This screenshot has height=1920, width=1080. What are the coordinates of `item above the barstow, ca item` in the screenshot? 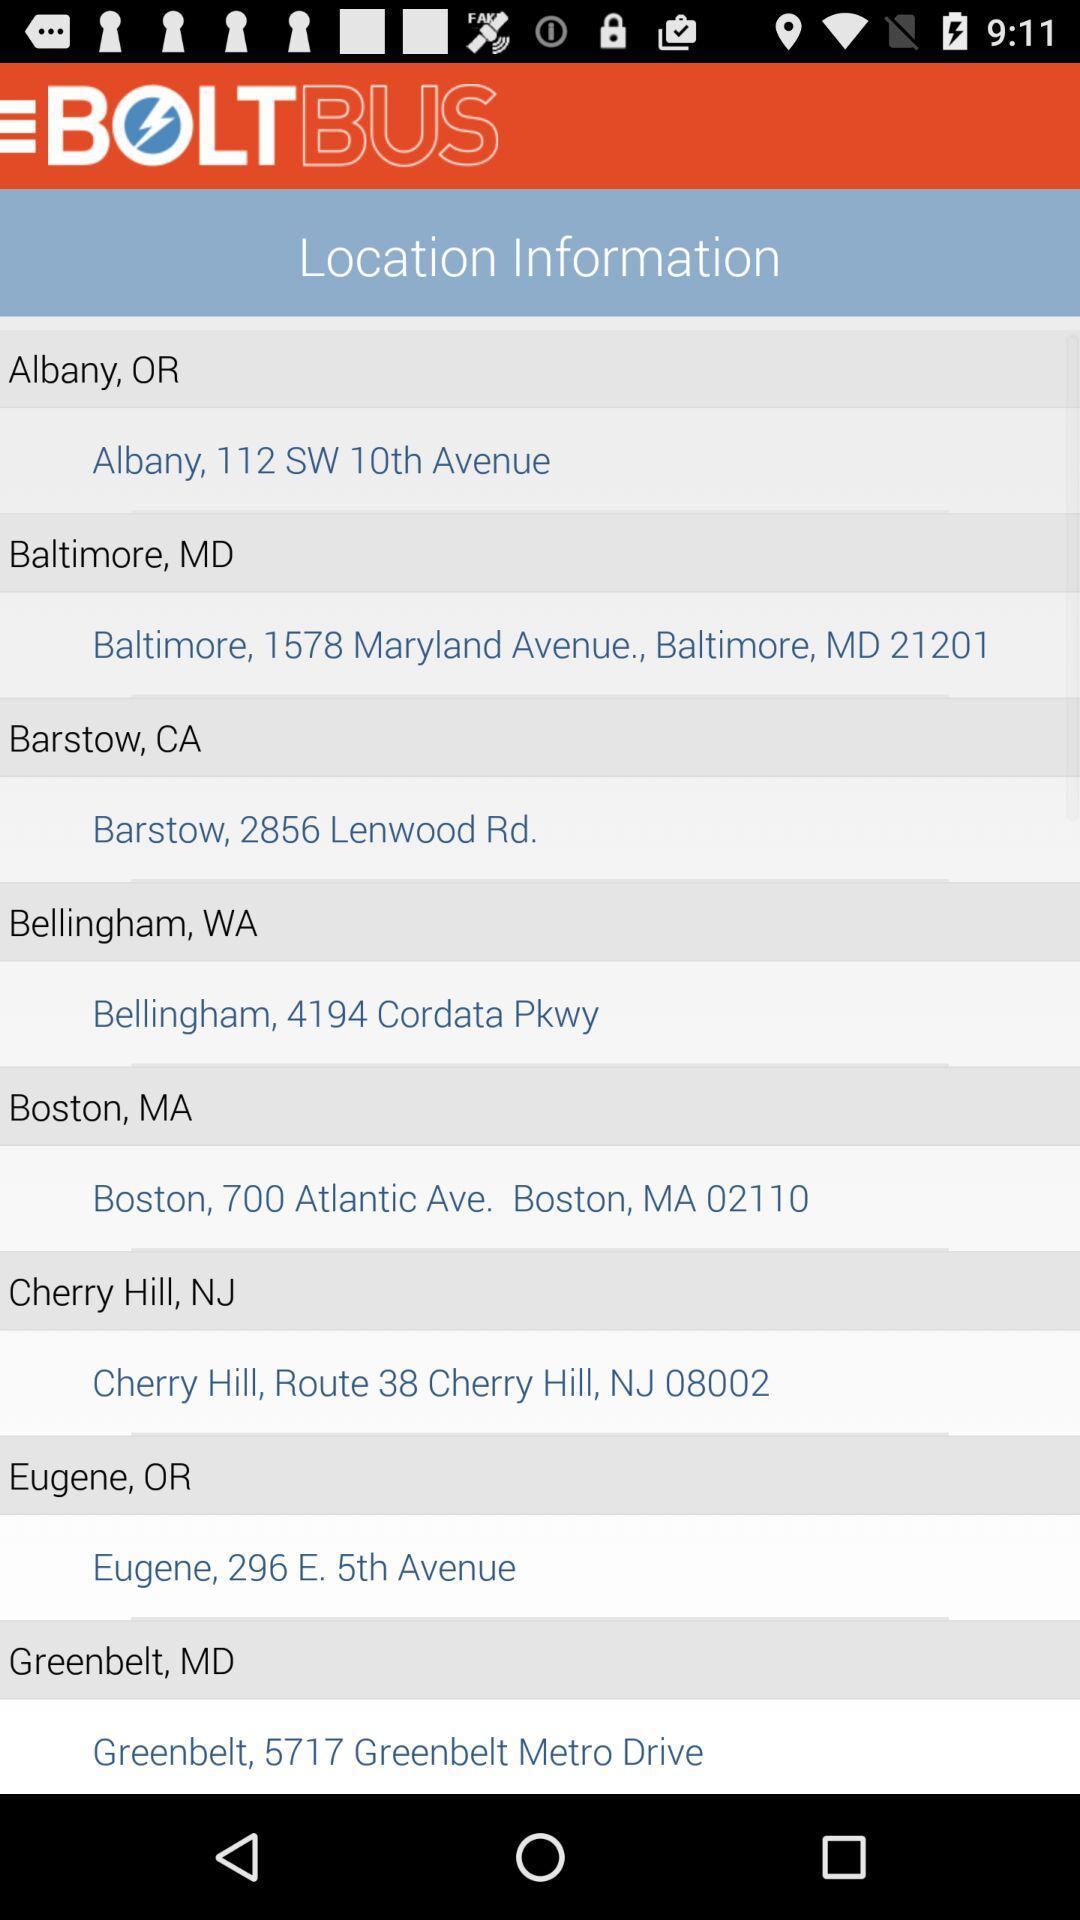 It's located at (540, 696).